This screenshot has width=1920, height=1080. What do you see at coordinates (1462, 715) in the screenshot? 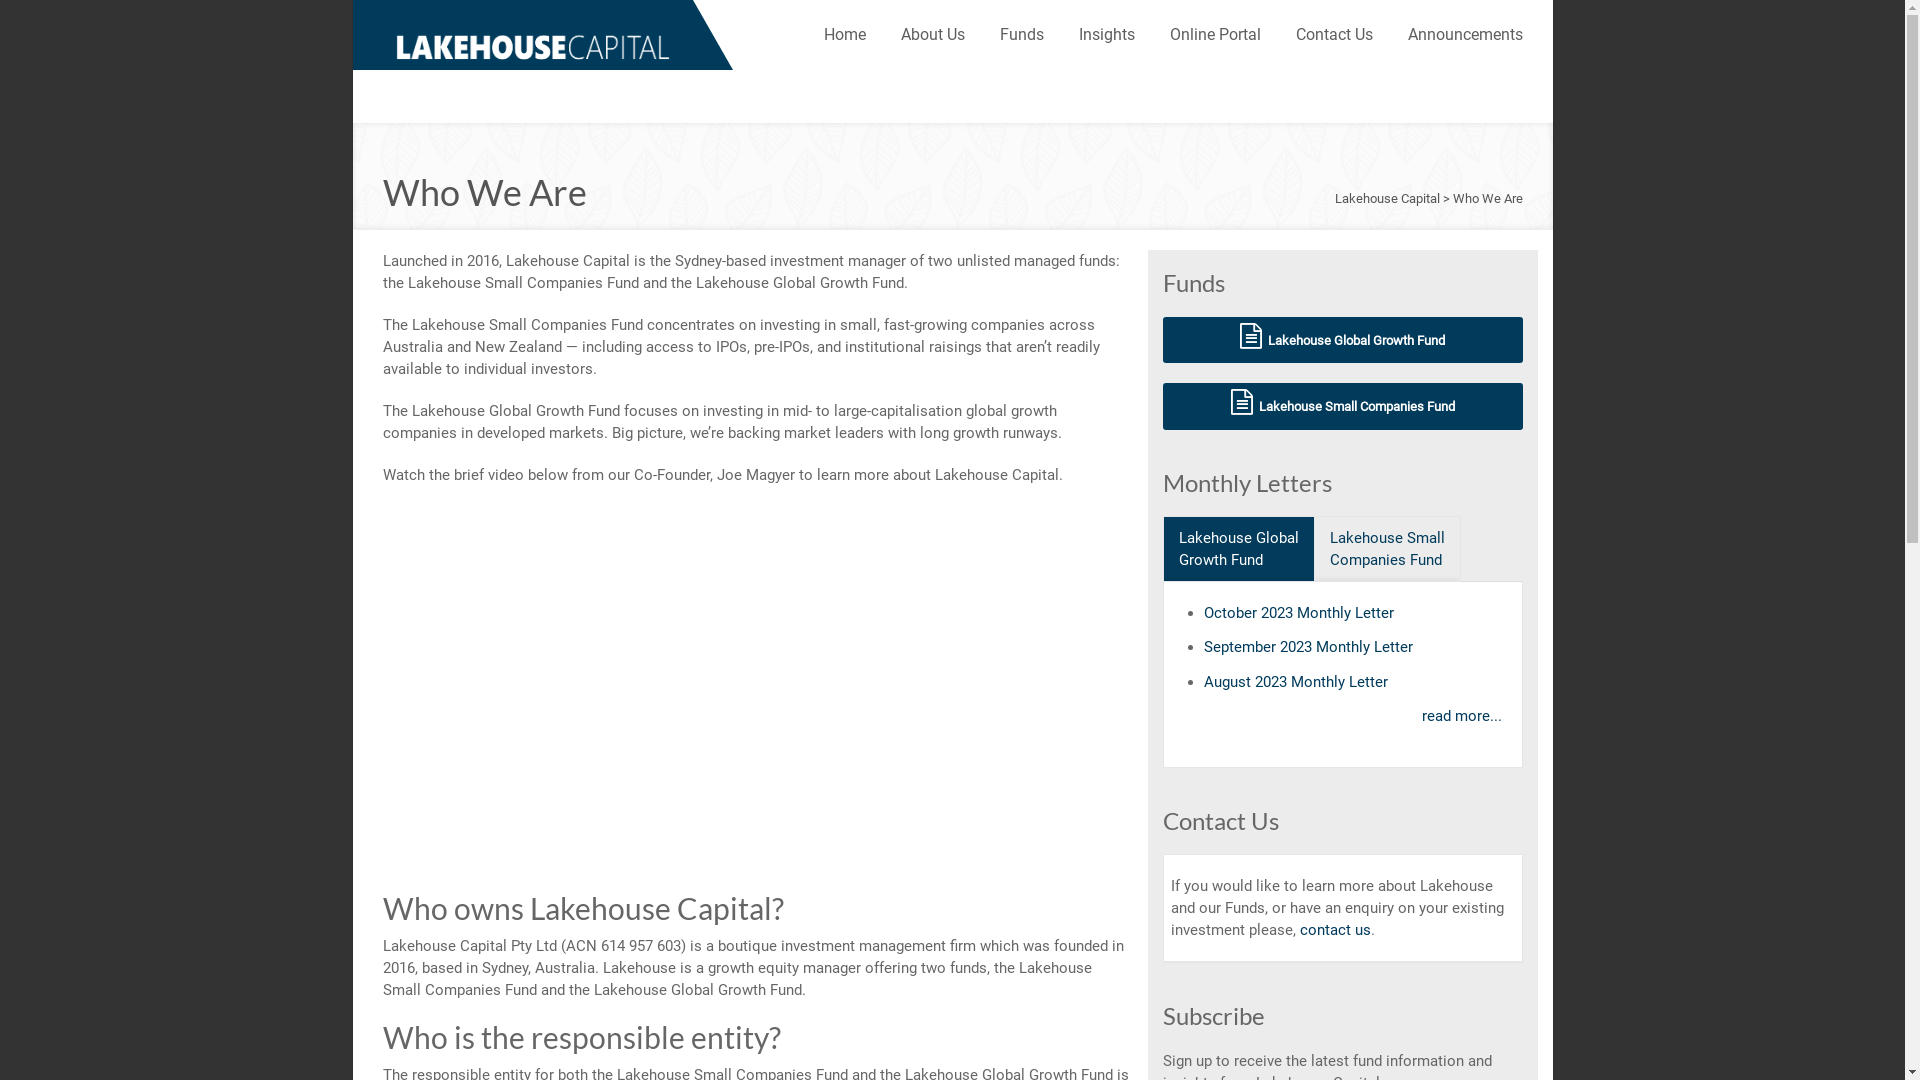
I see `'read more...'` at bounding box center [1462, 715].